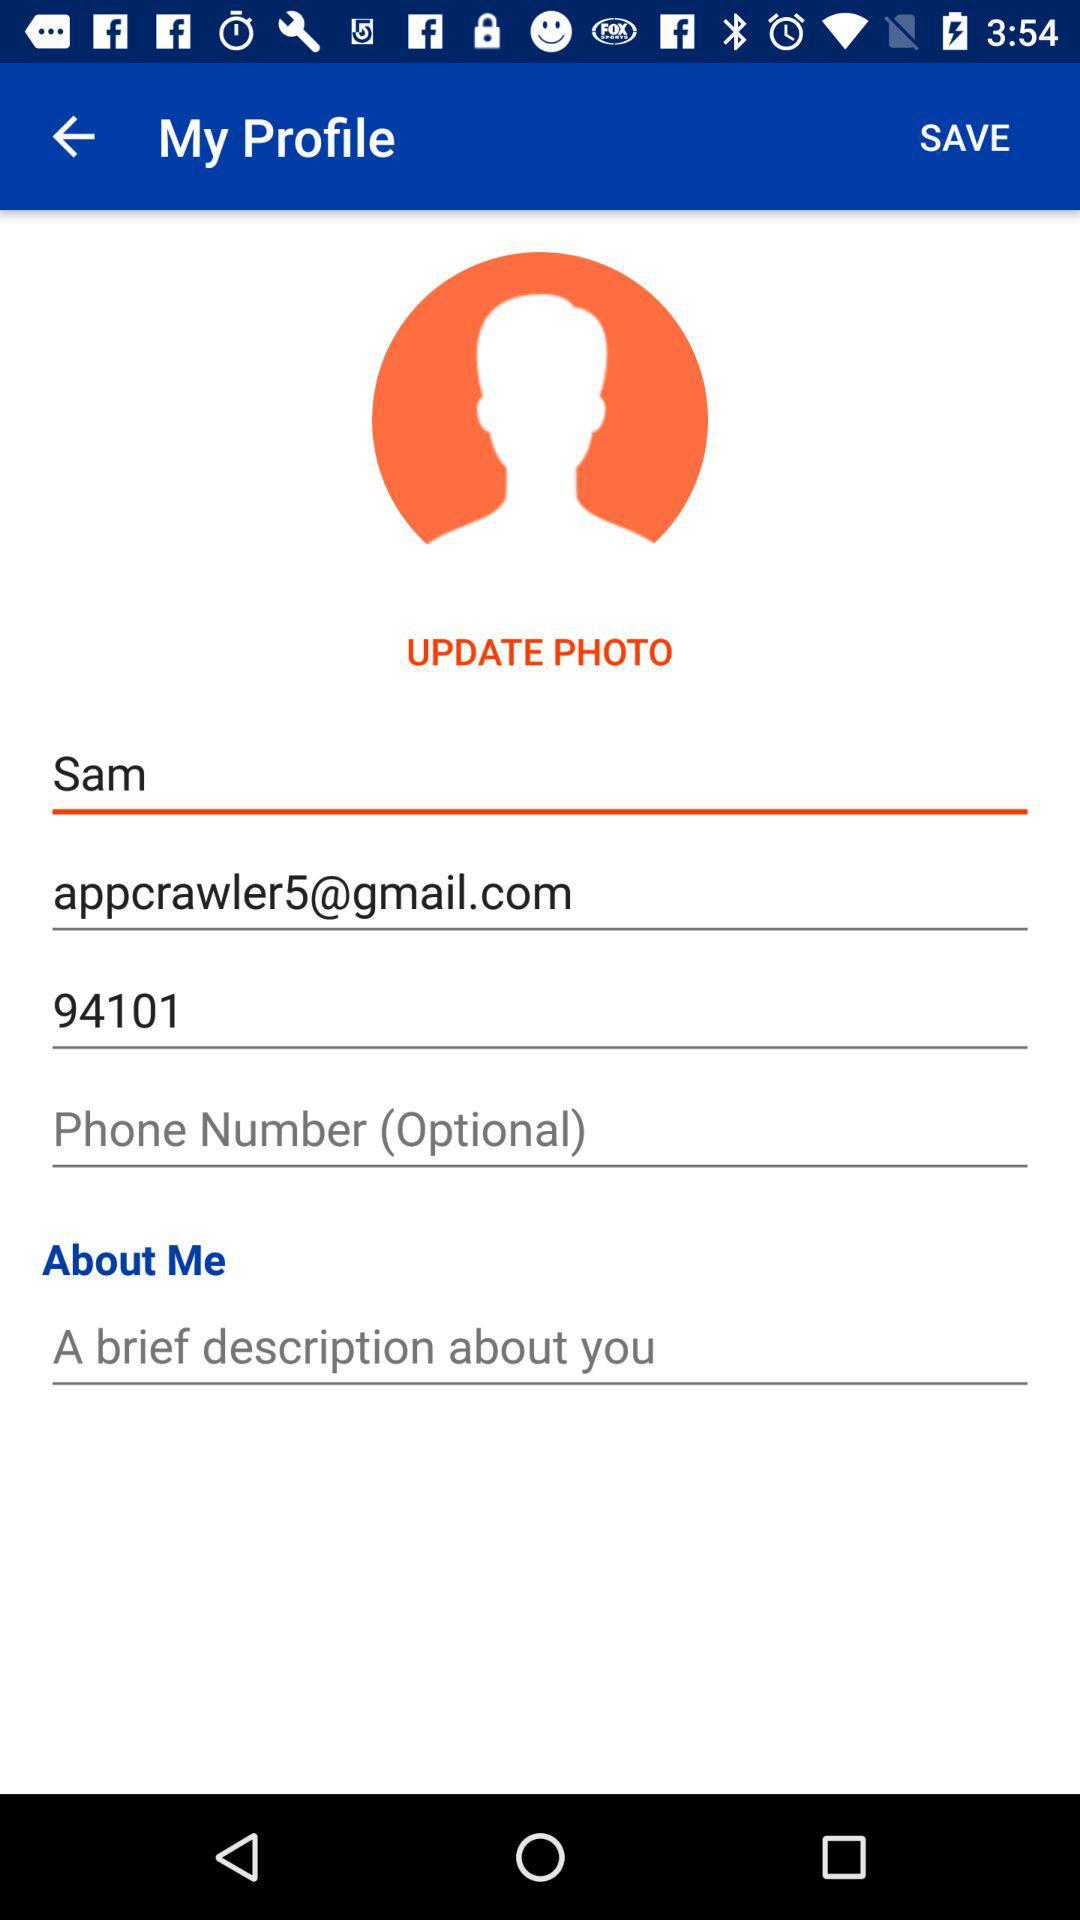 The height and width of the screenshot is (1920, 1080). I want to click on item above about me, so click(540, 1128).